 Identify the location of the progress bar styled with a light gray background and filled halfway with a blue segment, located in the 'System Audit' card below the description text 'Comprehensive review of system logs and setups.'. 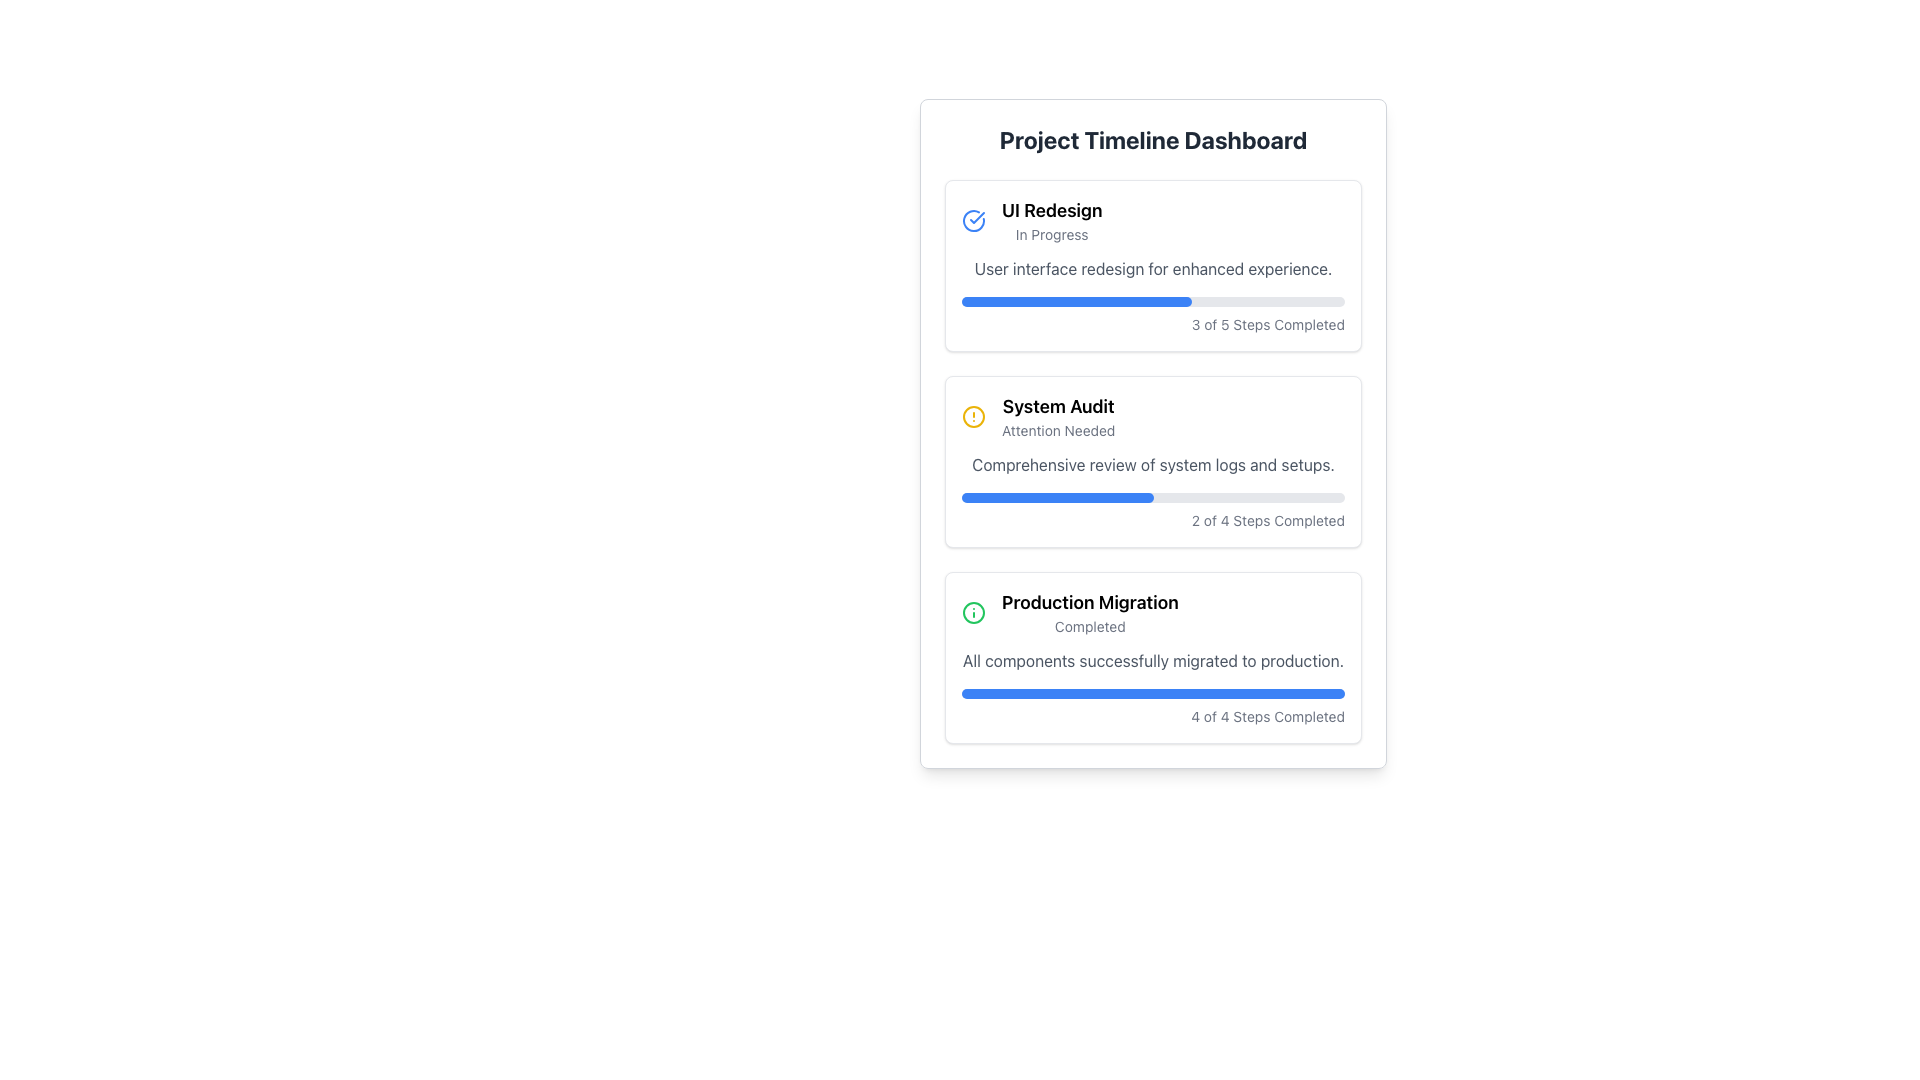
(1153, 496).